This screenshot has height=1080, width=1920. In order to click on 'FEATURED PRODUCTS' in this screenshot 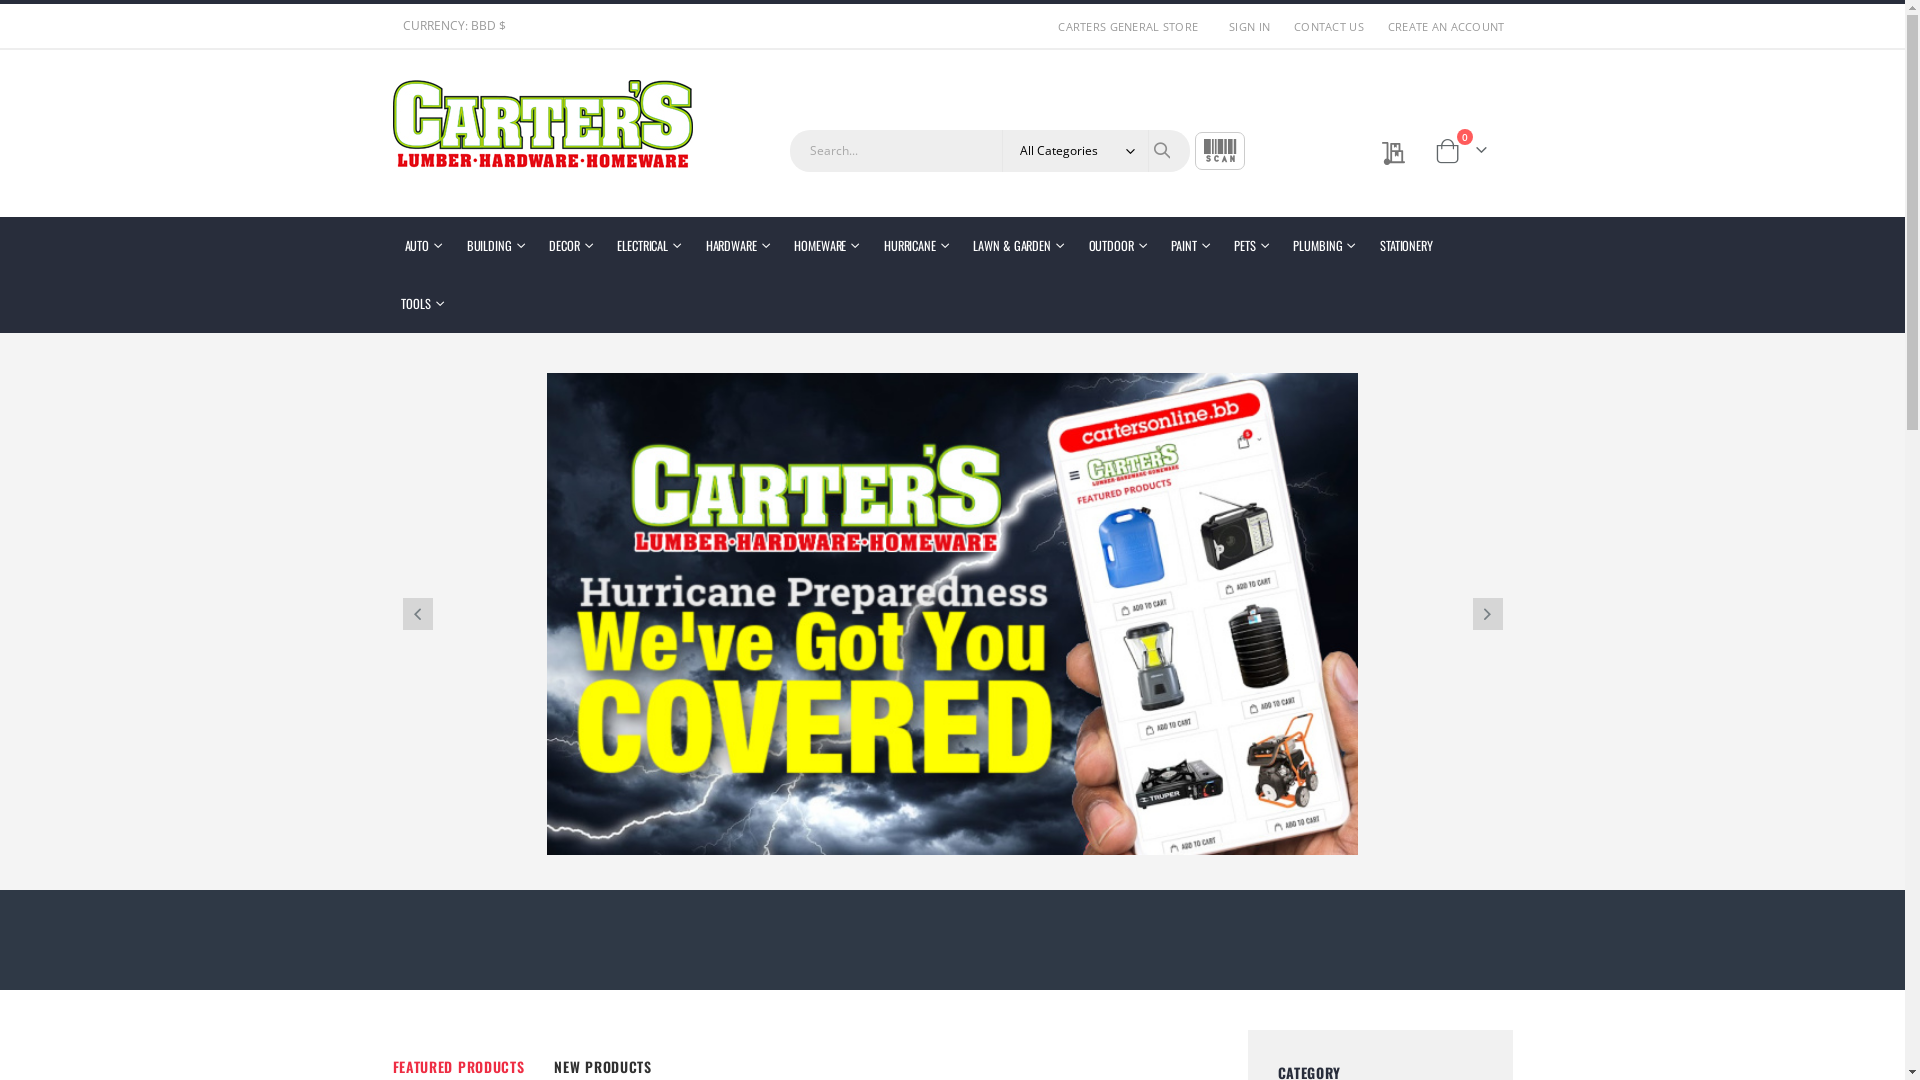, I will do `click(456, 1065)`.